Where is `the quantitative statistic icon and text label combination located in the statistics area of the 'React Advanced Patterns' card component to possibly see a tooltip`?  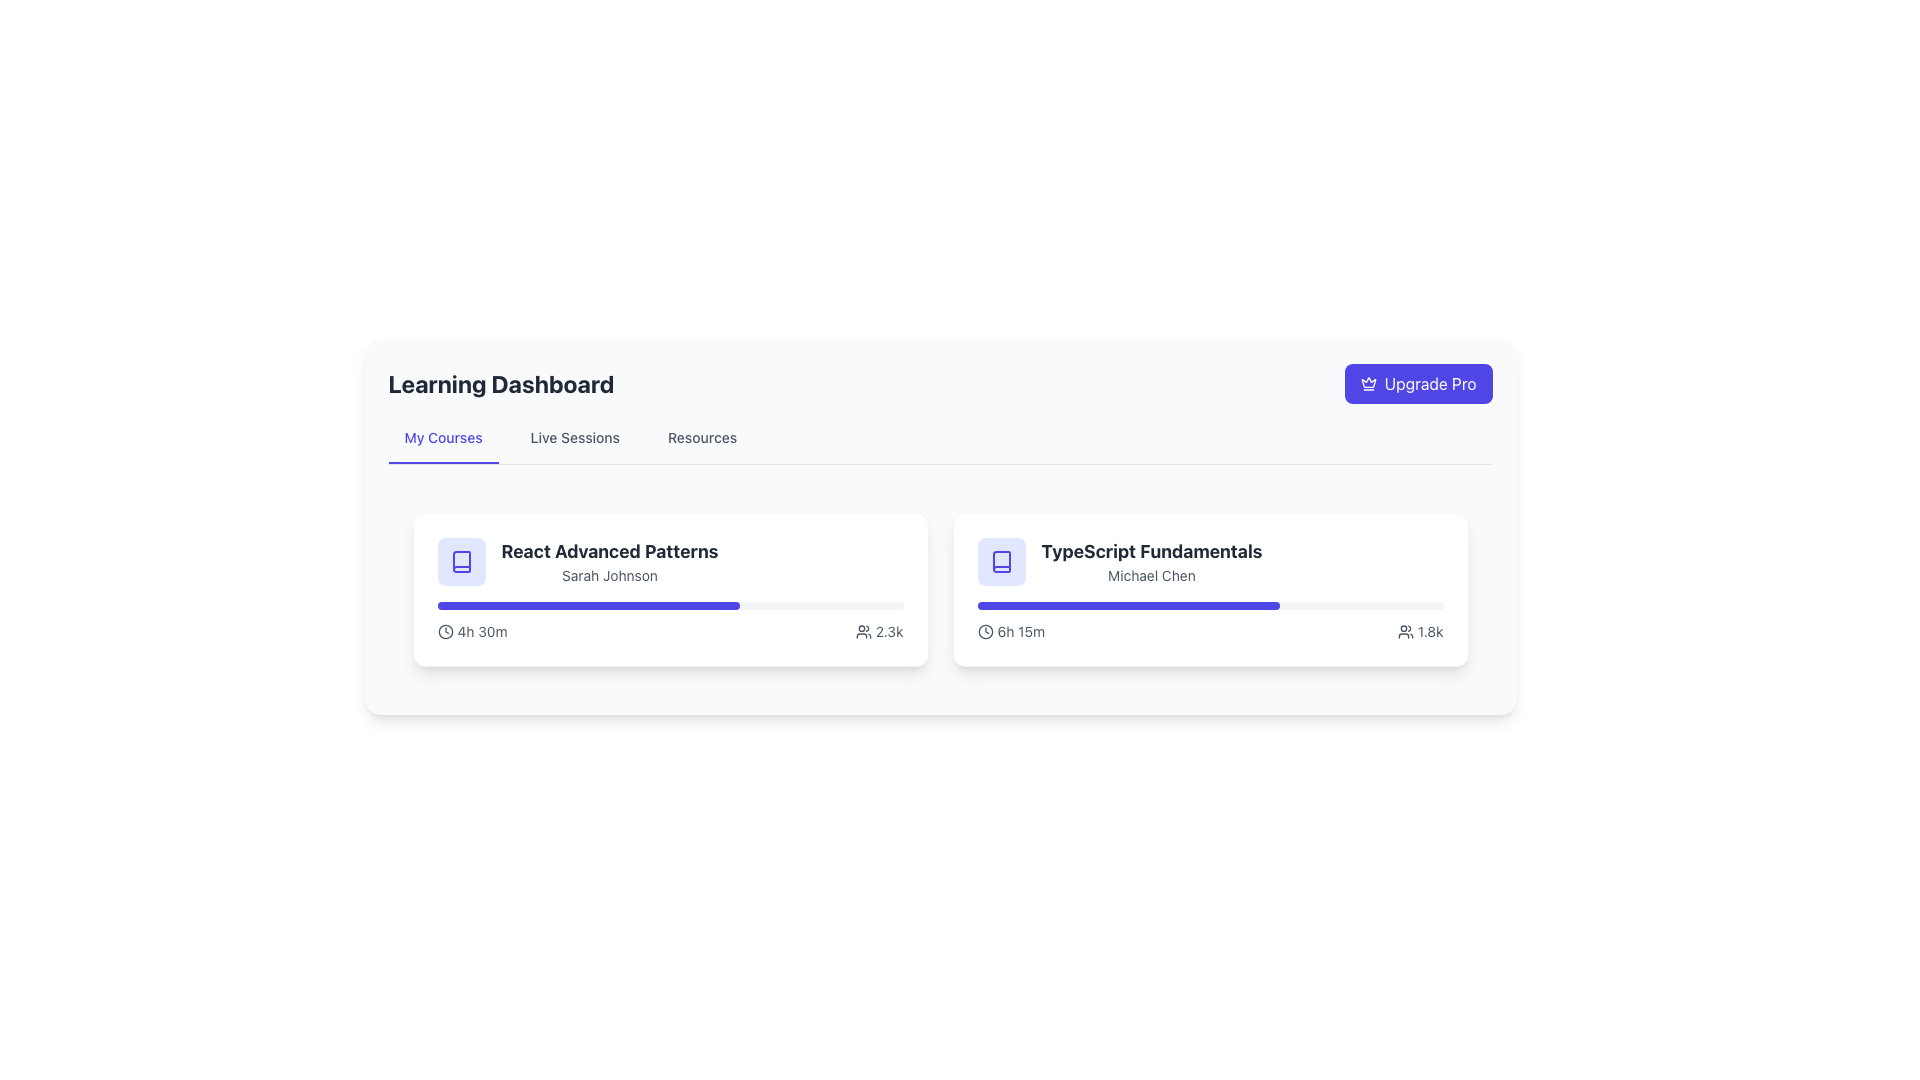 the quantitative statistic icon and text label combination located in the statistics area of the 'React Advanced Patterns' card component to possibly see a tooltip is located at coordinates (879, 632).